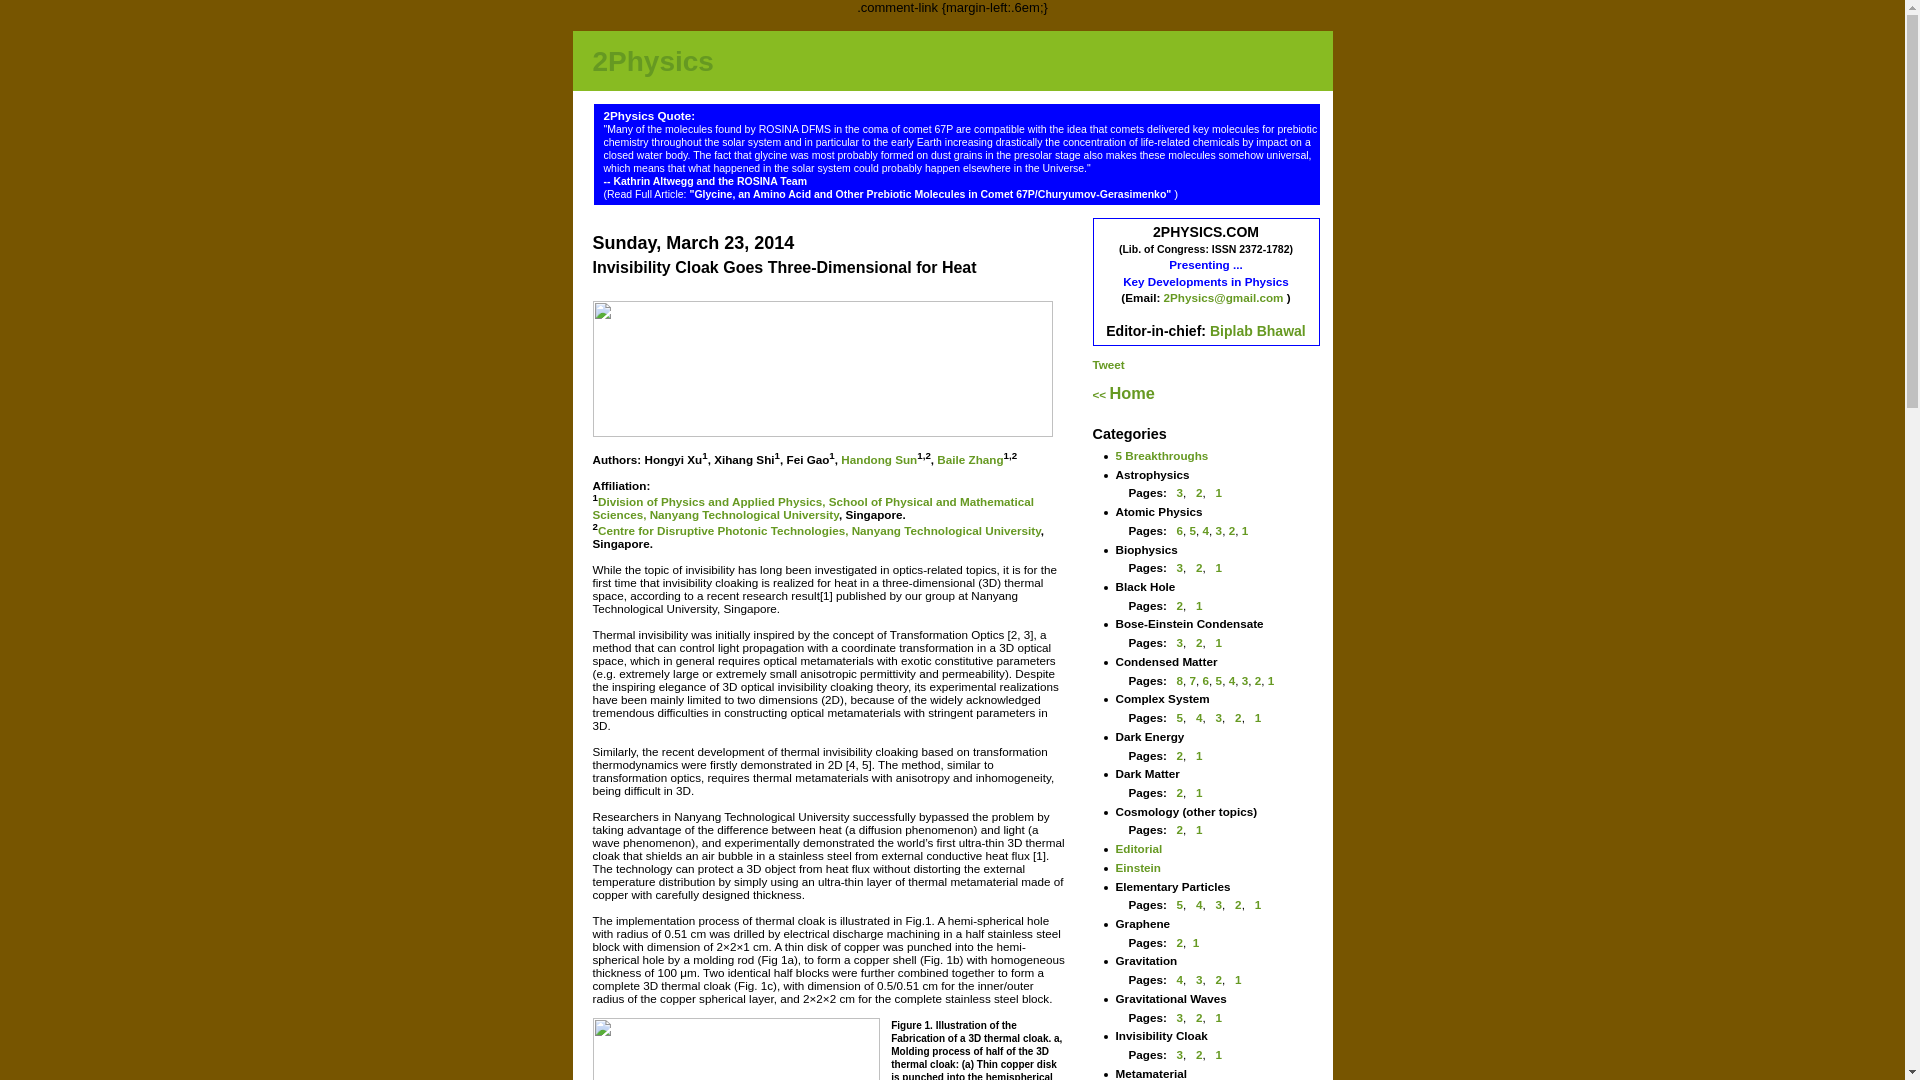 This screenshot has height=1080, width=1920. I want to click on '3', so click(1180, 1053).